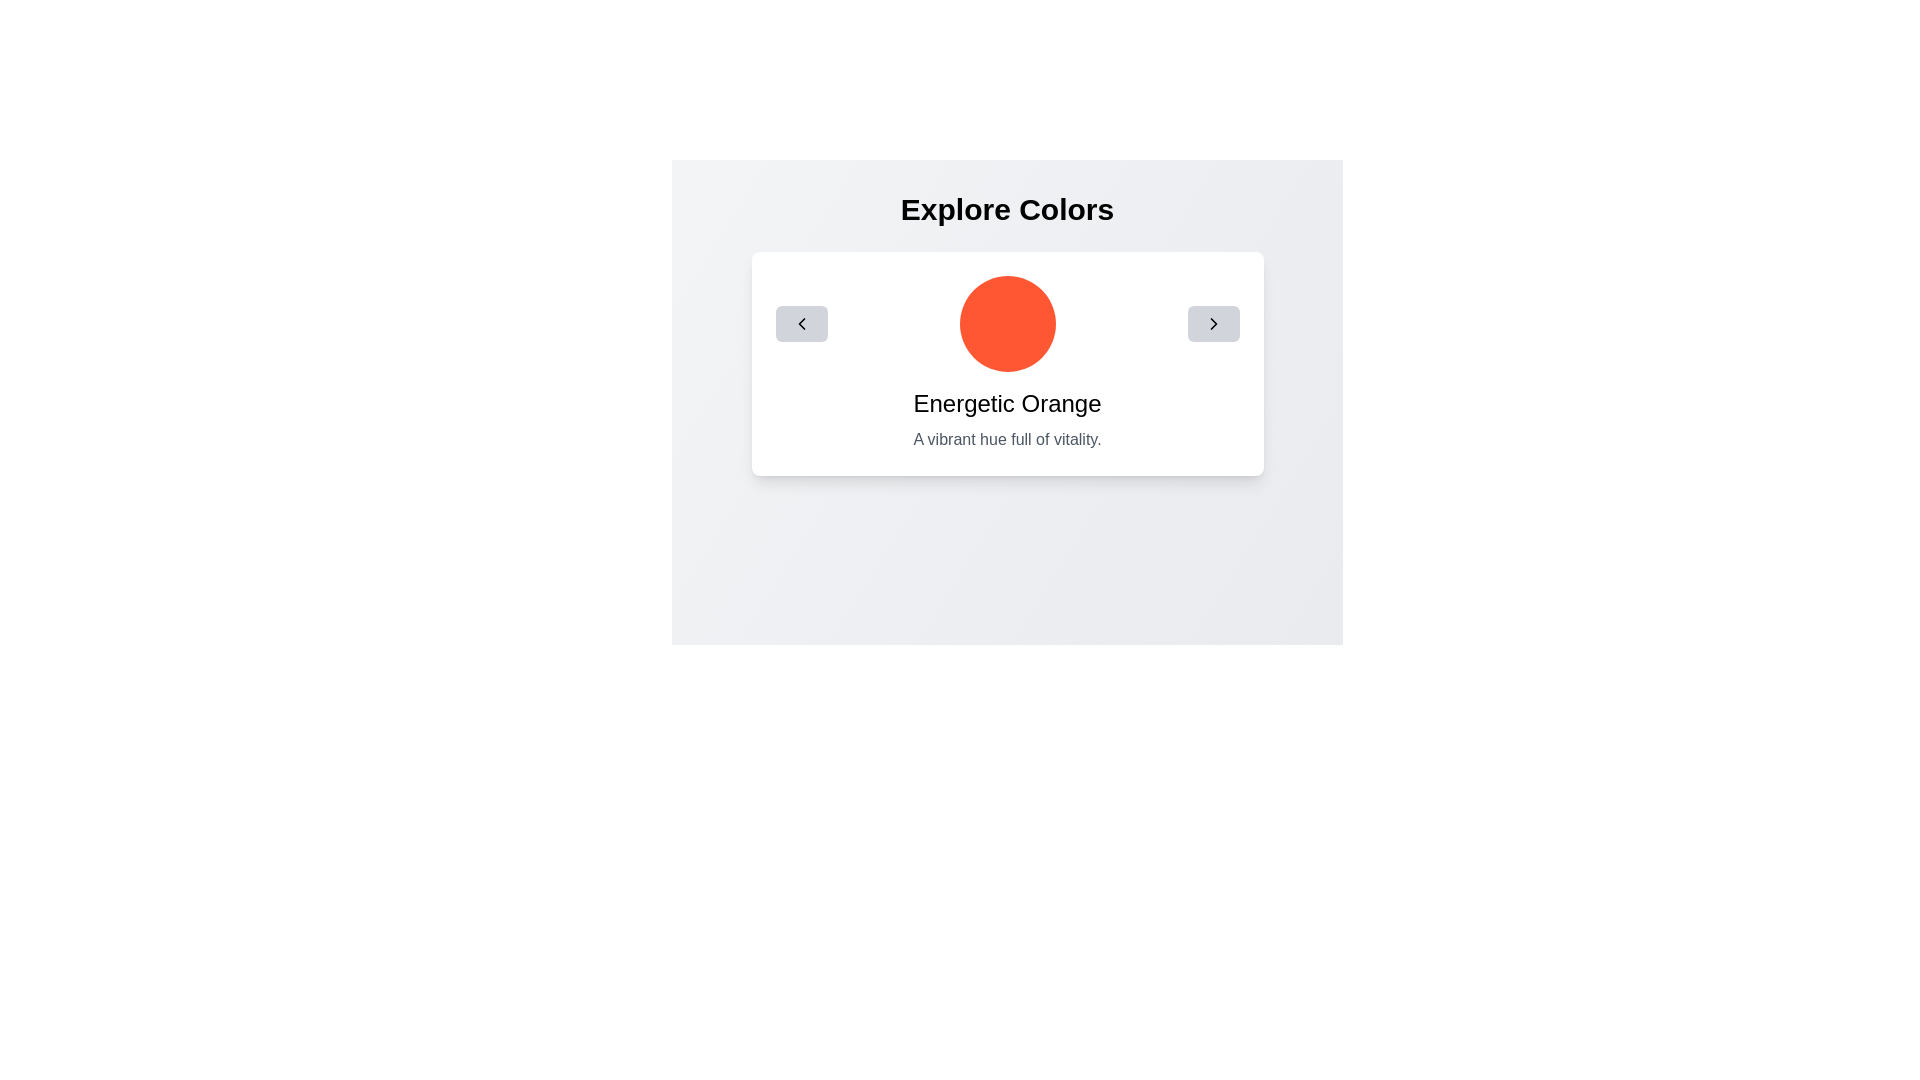 The height and width of the screenshot is (1080, 1920). What do you see at coordinates (1007, 209) in the screenshot?
I see `the section title label that introduces the content below, positioned at the top center of the interface, above the description and interactive elements` at bounding box center [1007, 209].